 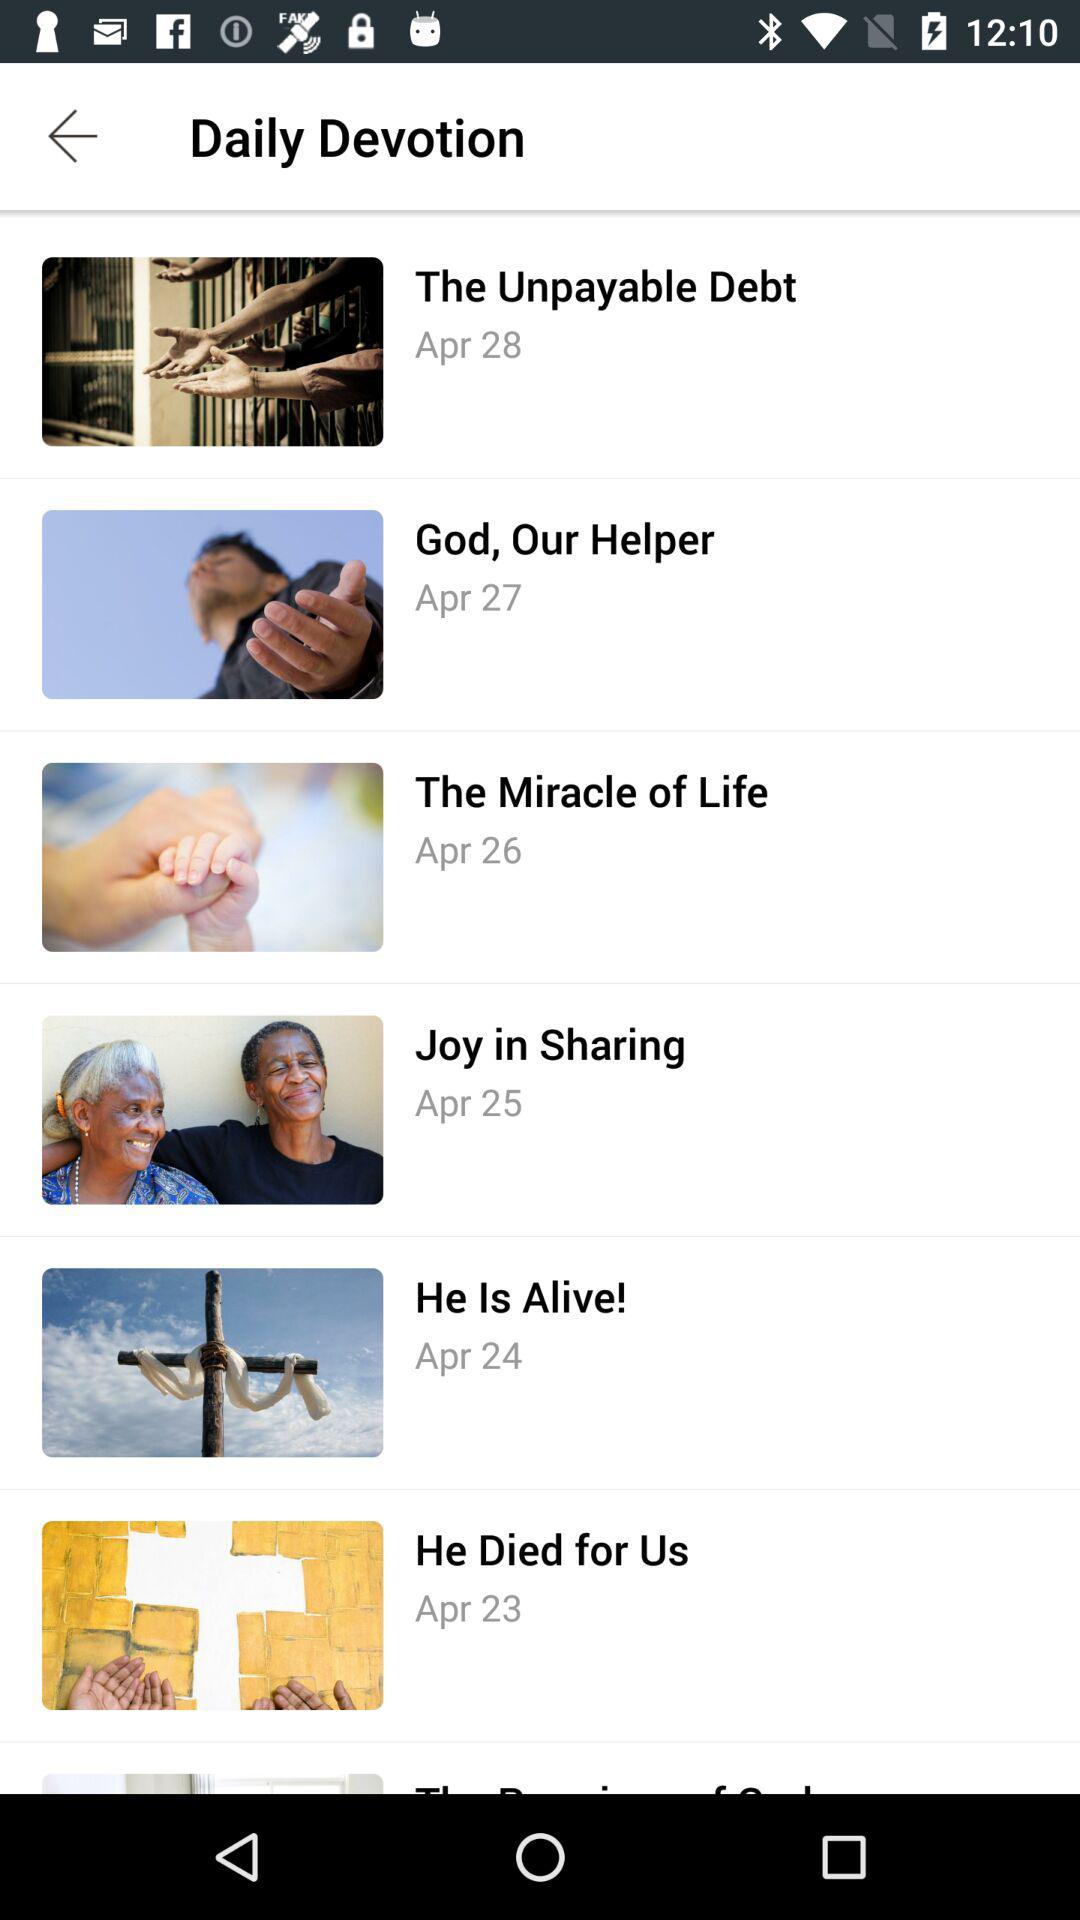 I want to click on return to previous, so click(x=72, y=135).